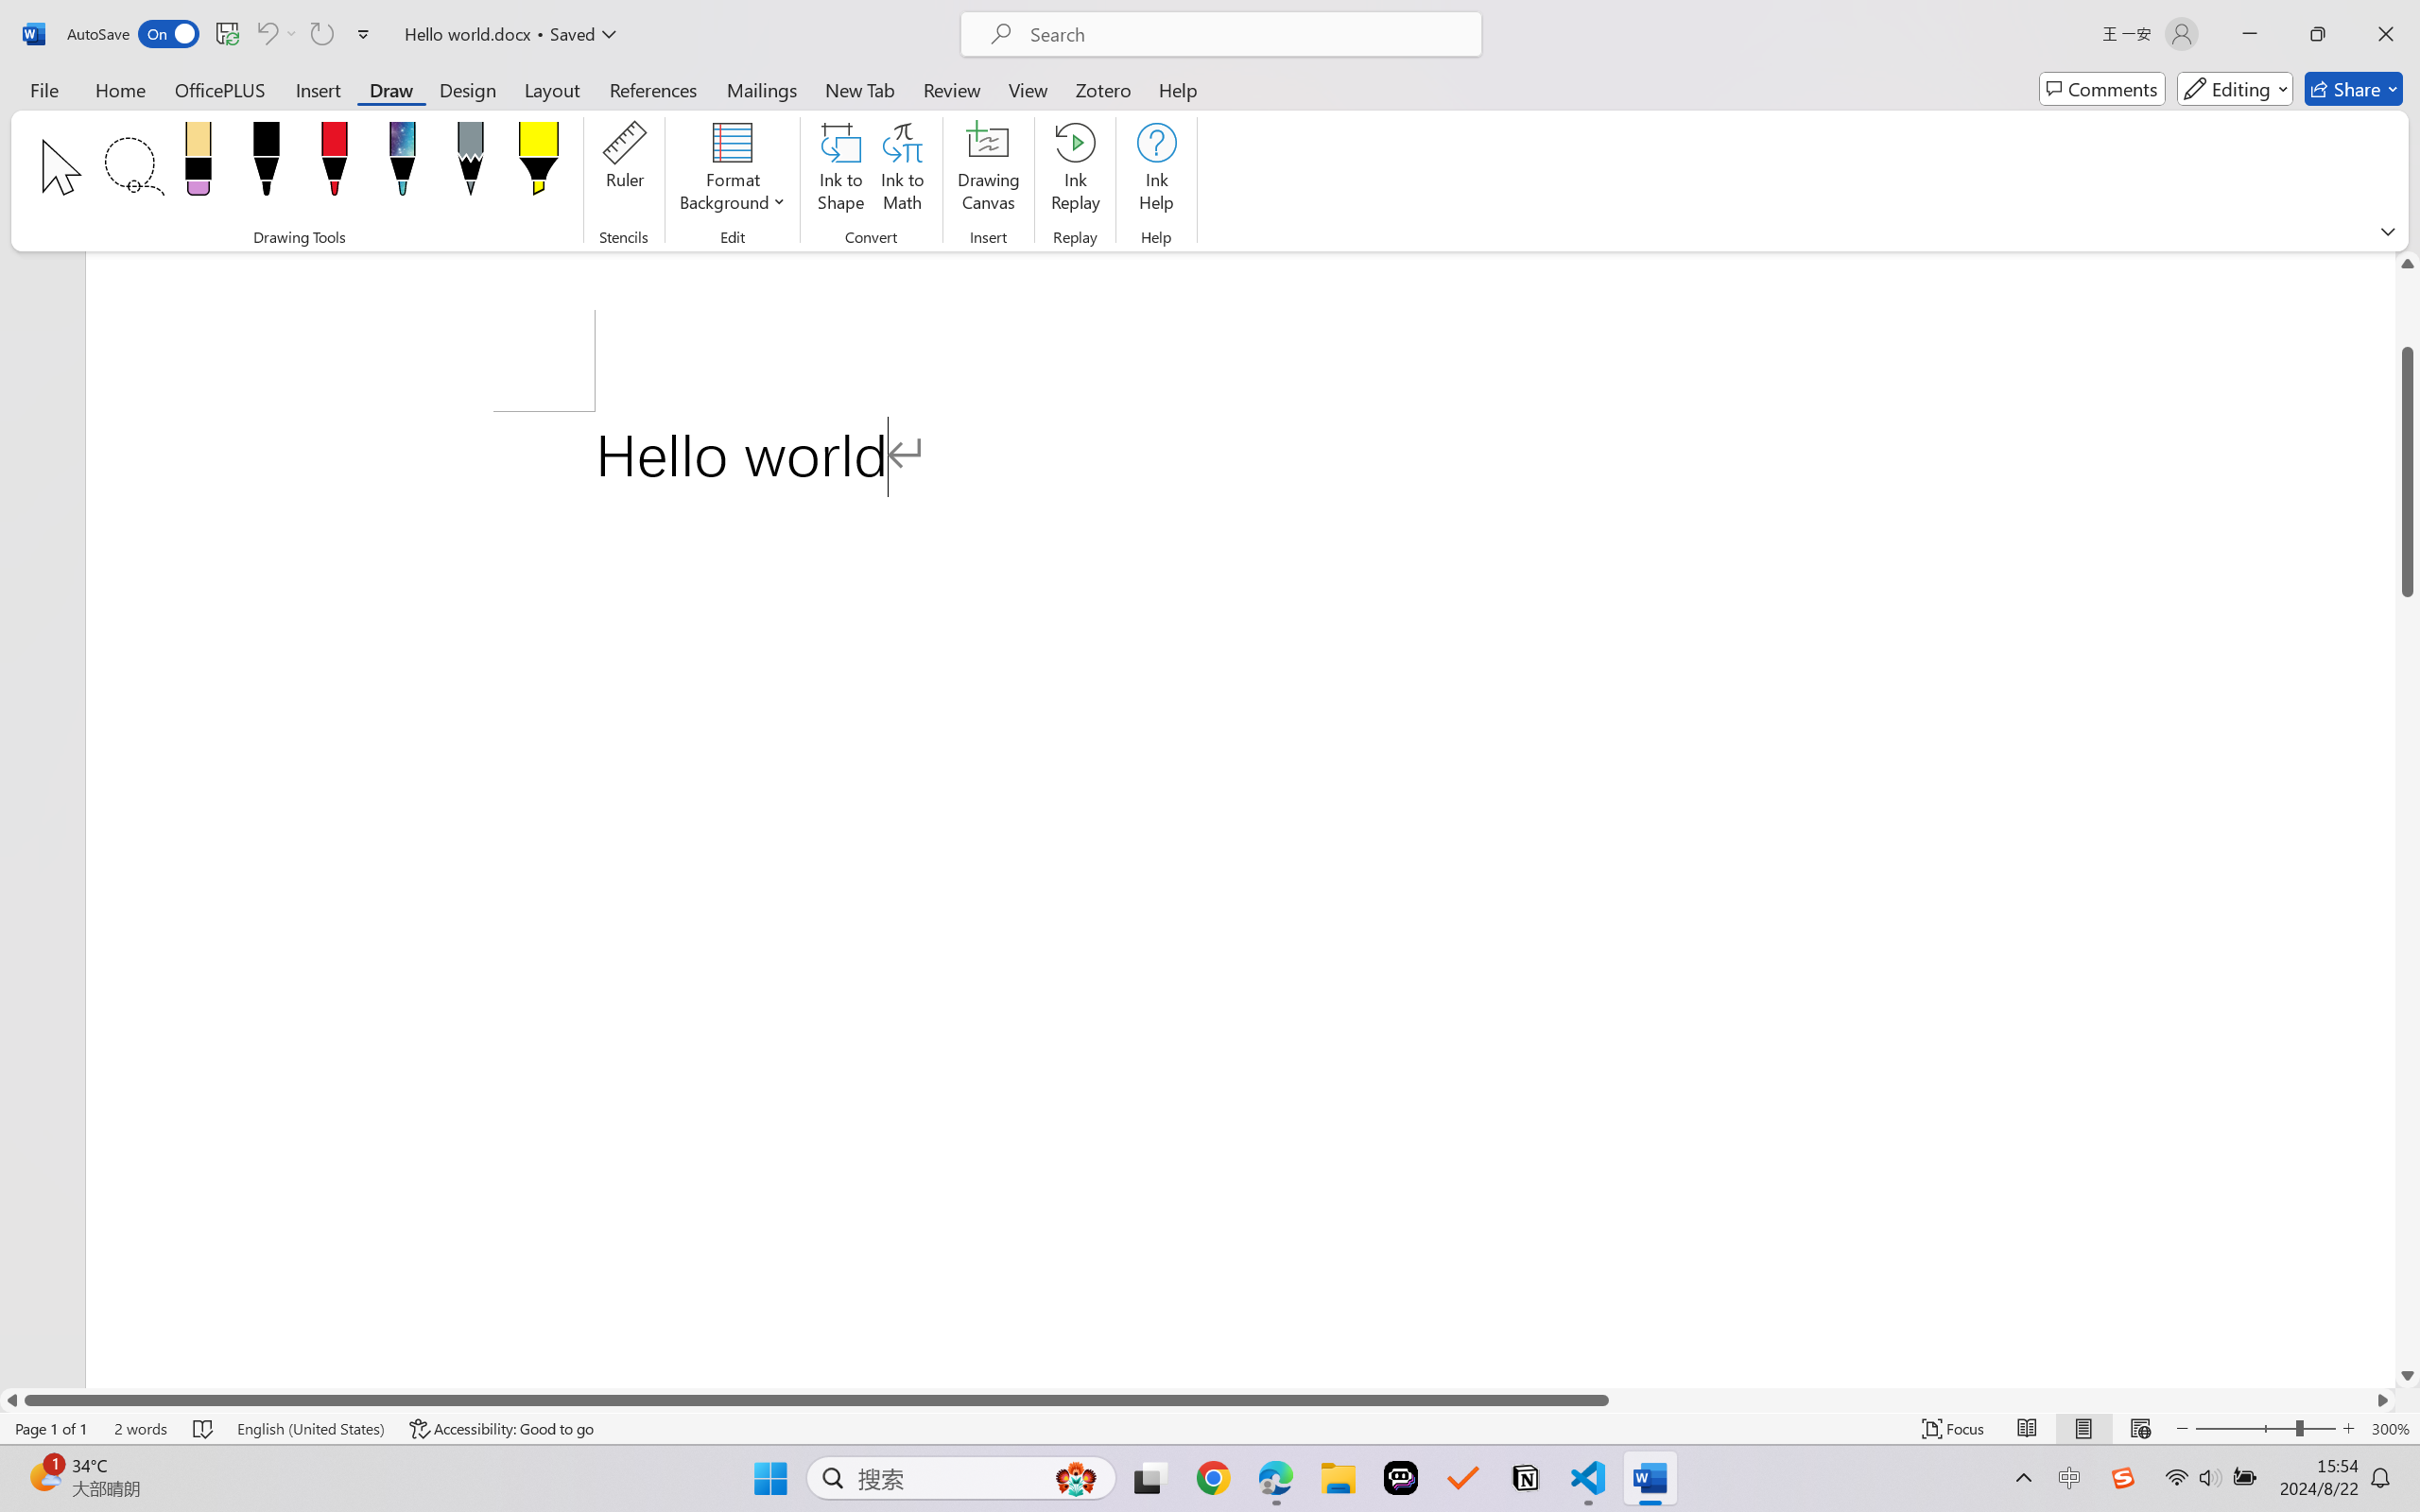  What do you see at coordinates (2102, 88) in the screenshot?
I see `'Comments'` at bounding box center [2102, 88].